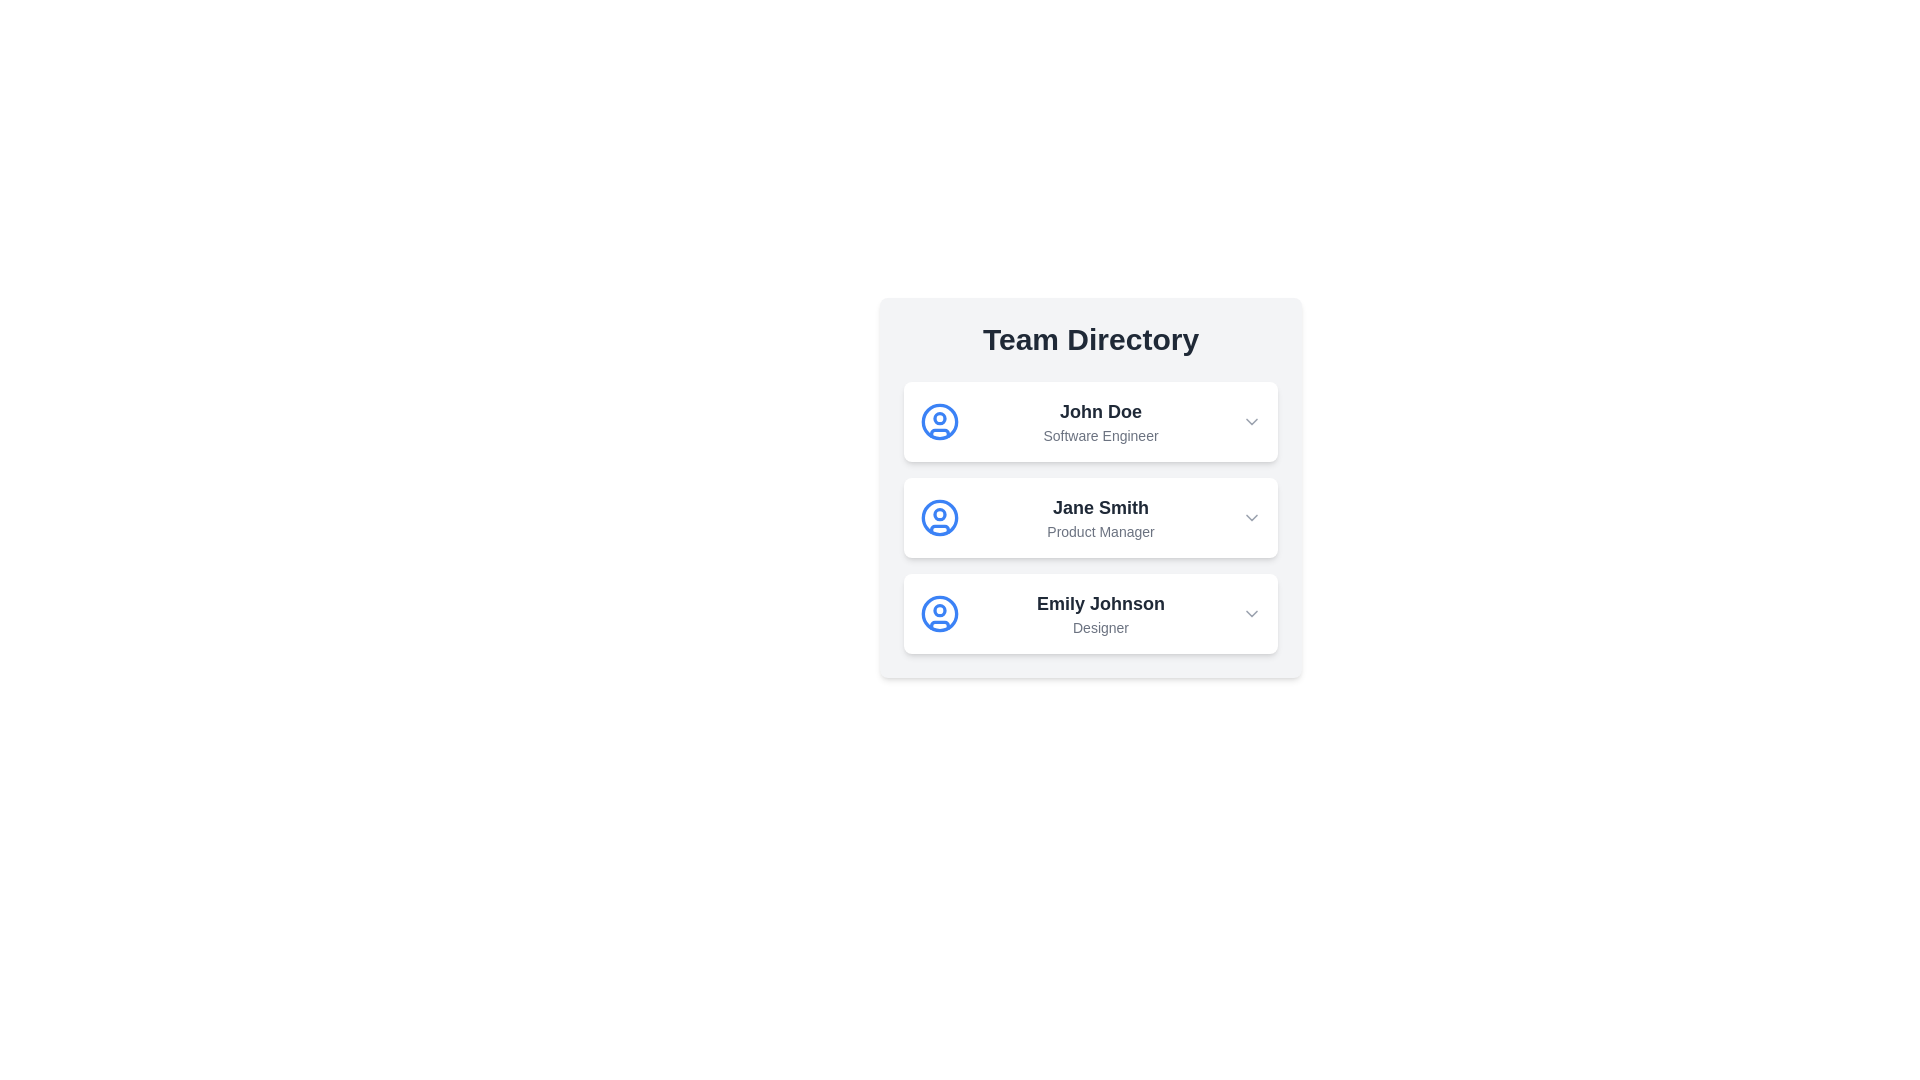 The width and height of the screenshot is (1920, 1080). What do you see at coordinates (1099, 411) in the screenshot?
I see `the user name John Doe to select it` at bounding box center [1099, 411].